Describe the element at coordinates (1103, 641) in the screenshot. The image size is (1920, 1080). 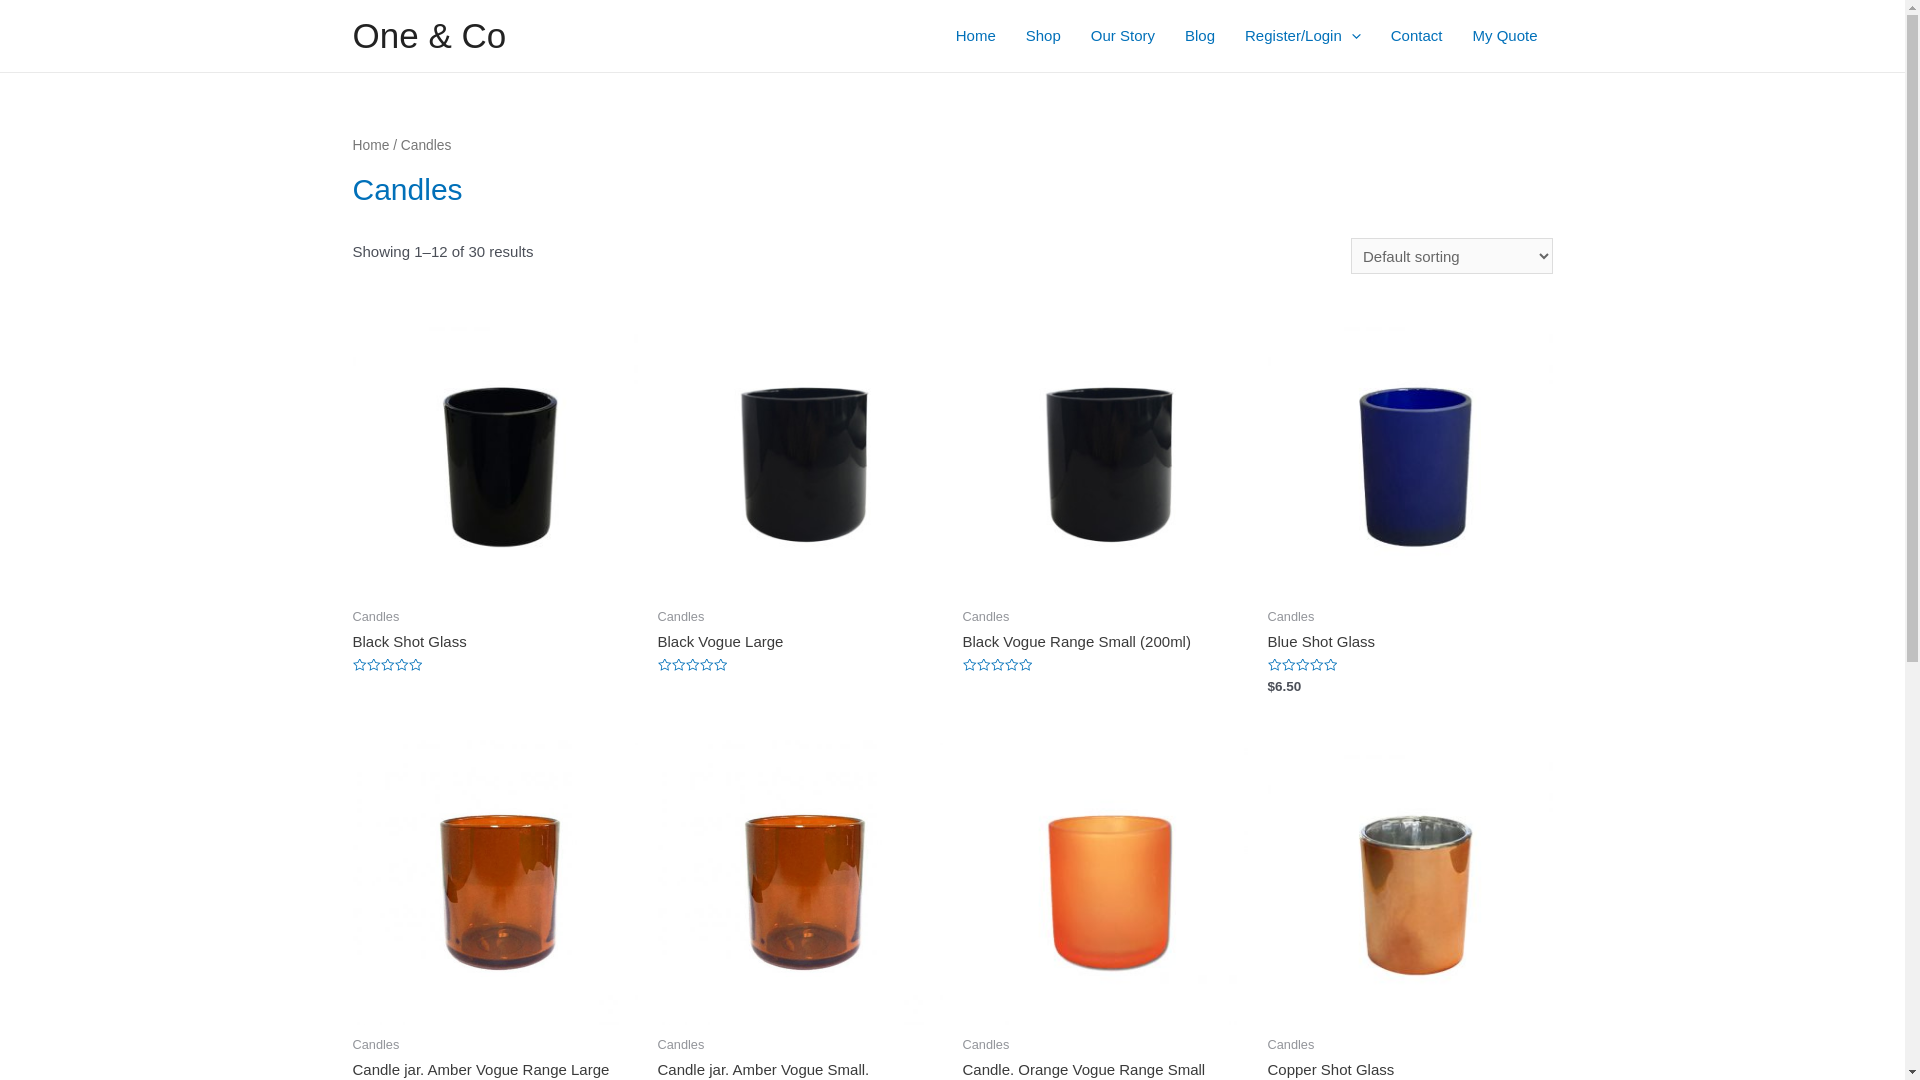
I see `'Black Vogue Range Small (200ml)'` at that location.